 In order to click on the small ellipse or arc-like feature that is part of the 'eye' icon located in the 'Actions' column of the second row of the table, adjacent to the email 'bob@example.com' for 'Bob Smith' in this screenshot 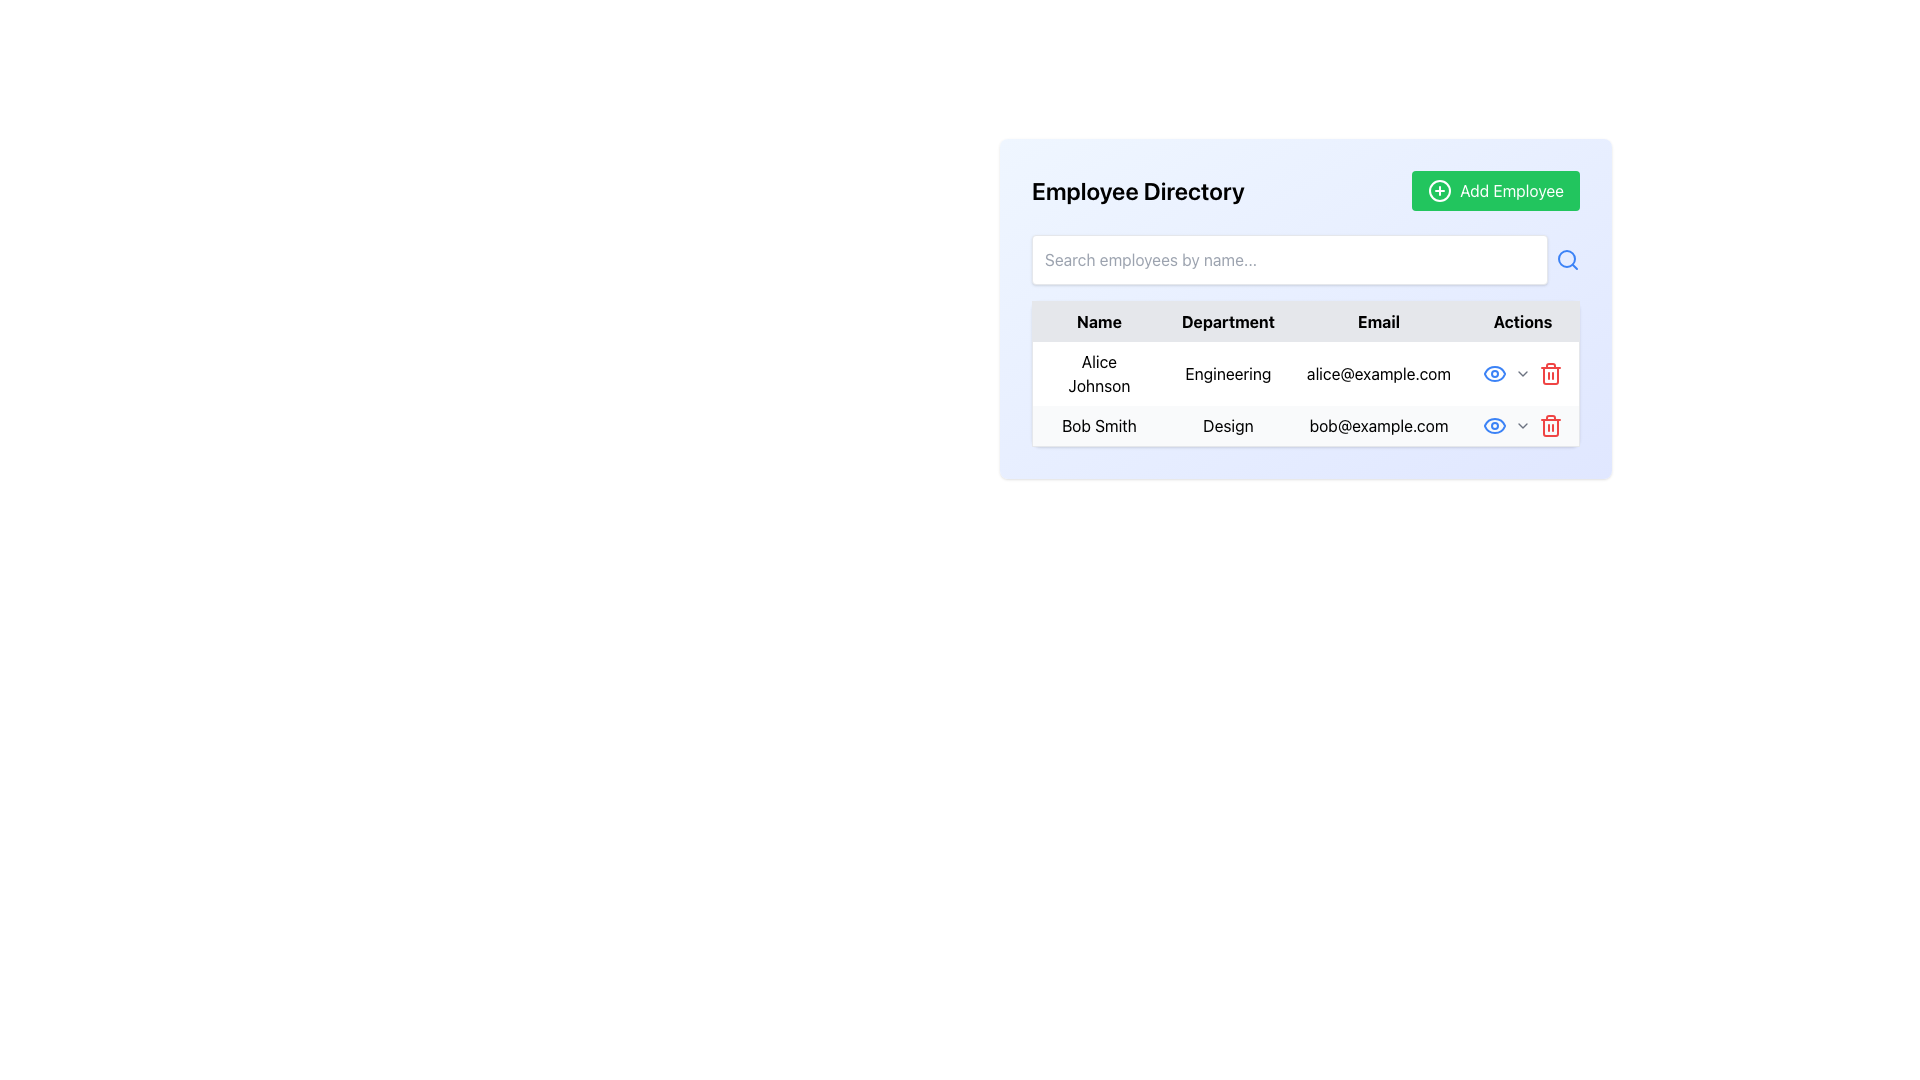, I will do `click(1494, 374)`.